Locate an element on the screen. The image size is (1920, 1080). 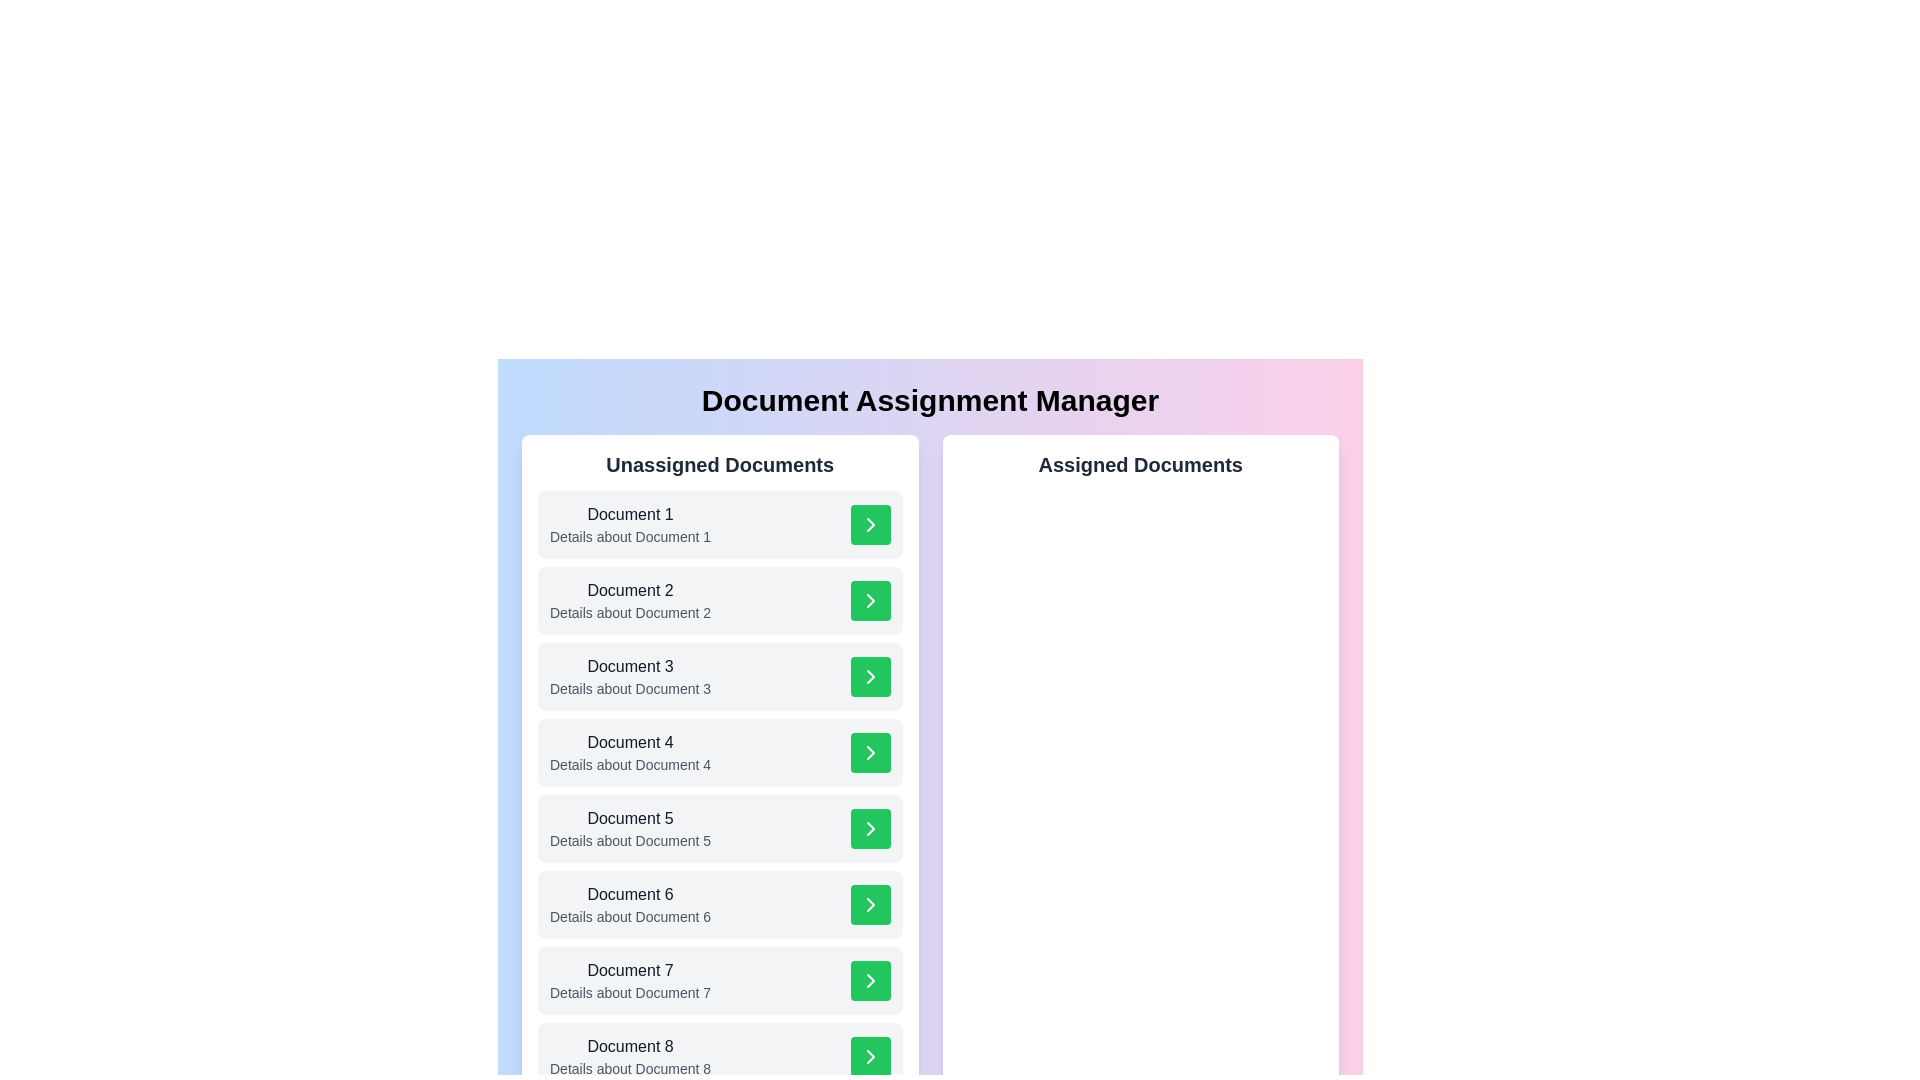
text label displaying 'Details about Document 5', which is located below the bold 'Document 5' text in the 'Unassigned Documents' list is located at coordinates (629, 840).